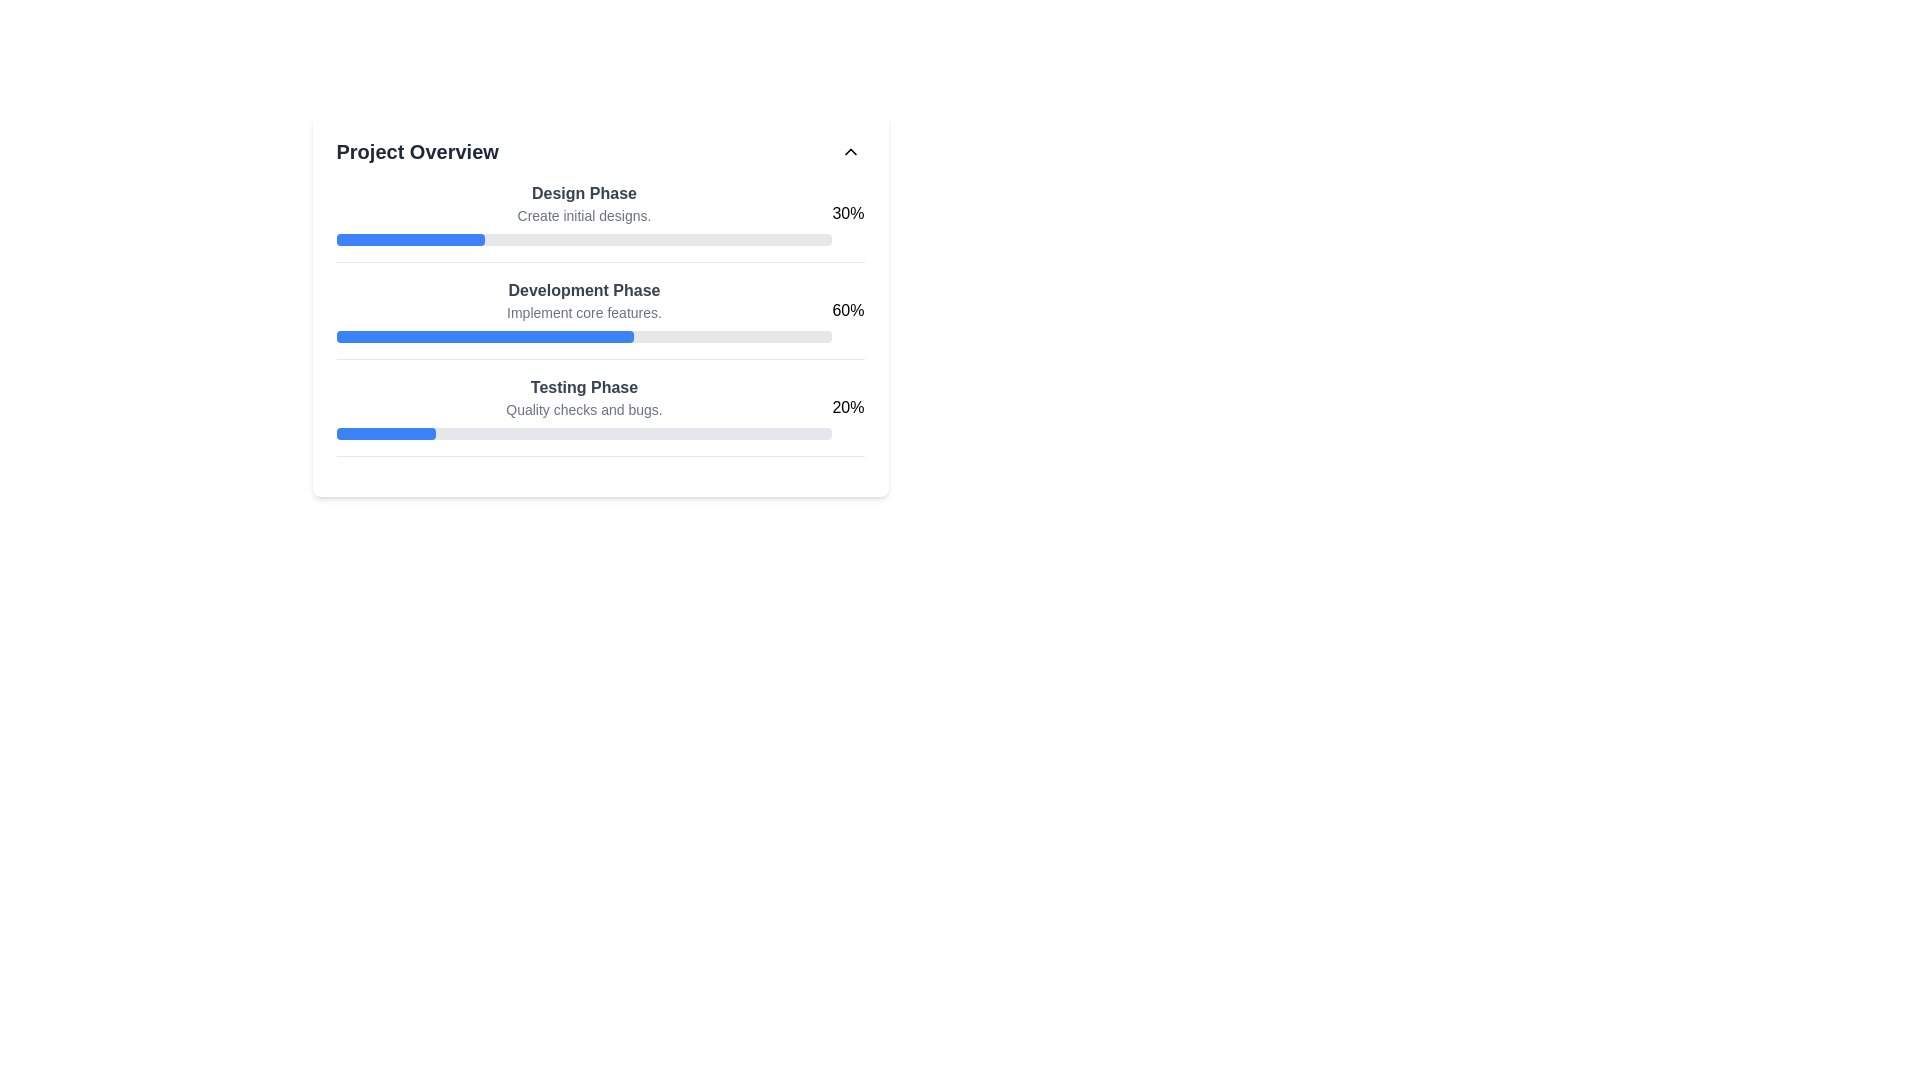 Image resolution: width=1920 pixels, height=1080 pixels. Describe the element at coordinates (583, 238) in the screenshot. I see `the progress bar that indicates the completion status of the 'Design Phase' in the project overview` at that location.